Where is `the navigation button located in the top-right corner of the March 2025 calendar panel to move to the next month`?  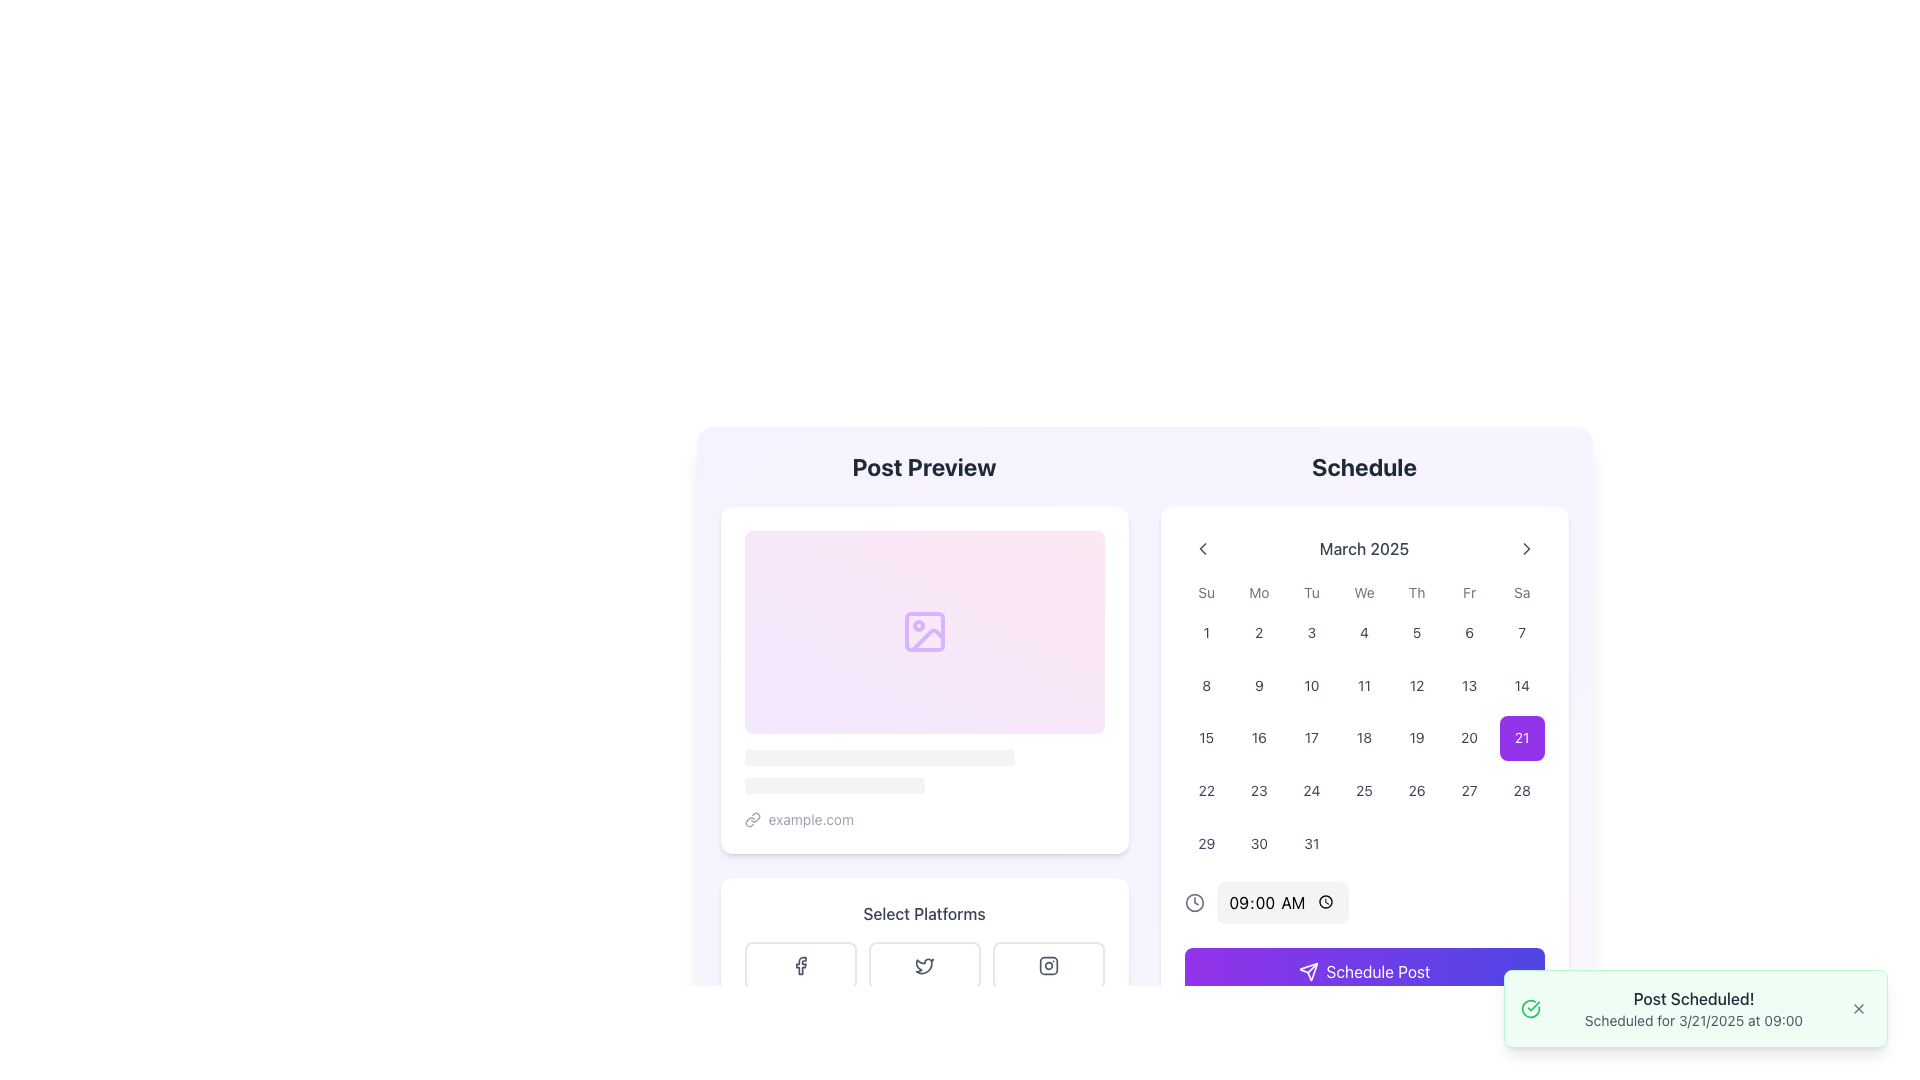
the navigation button located in the top-right corner of the March 2025 calendar panel to move to the next month is located at coordinates (1525, 548).